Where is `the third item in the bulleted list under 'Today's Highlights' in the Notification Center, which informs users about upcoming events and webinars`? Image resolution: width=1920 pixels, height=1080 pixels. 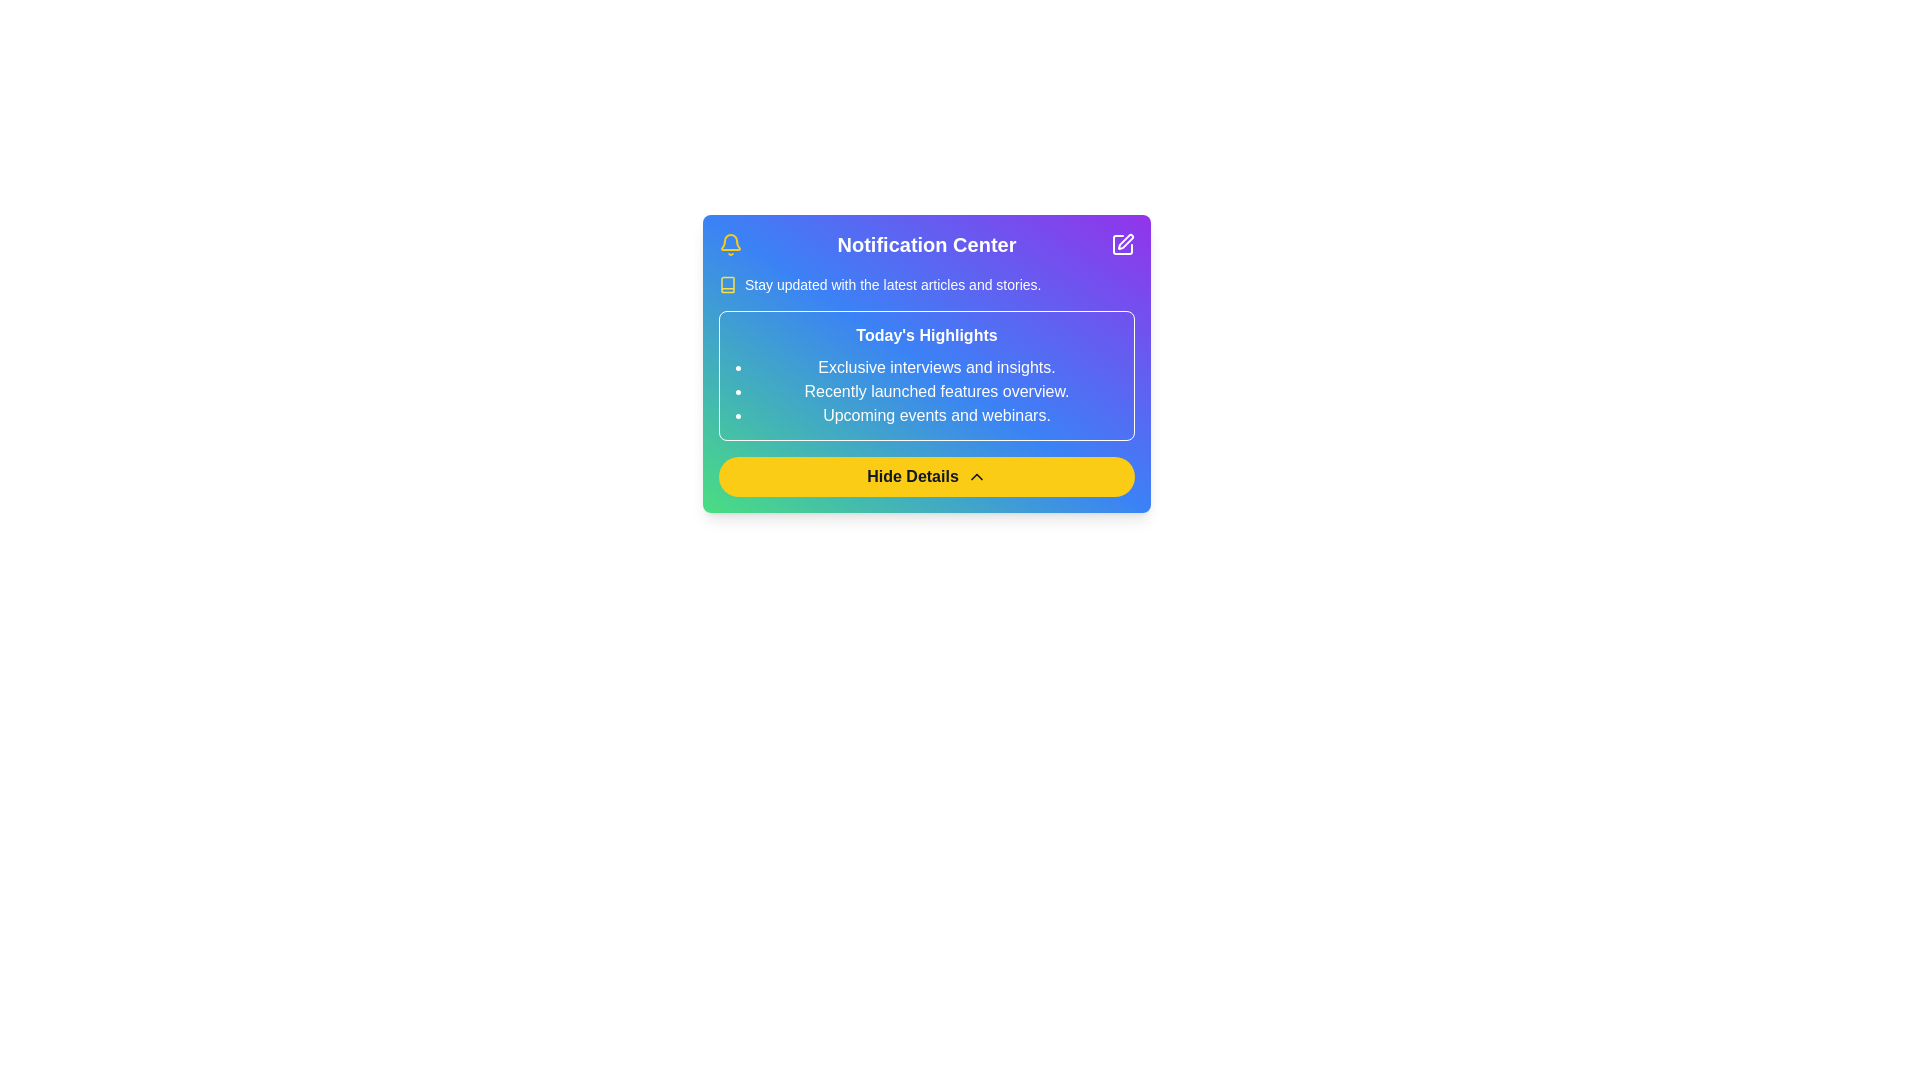 the third item in the bulleted list under 'Today's Highlights' in the Notification Center, which informs users about upcoming events and webinars is located at coordinates (935, 415).